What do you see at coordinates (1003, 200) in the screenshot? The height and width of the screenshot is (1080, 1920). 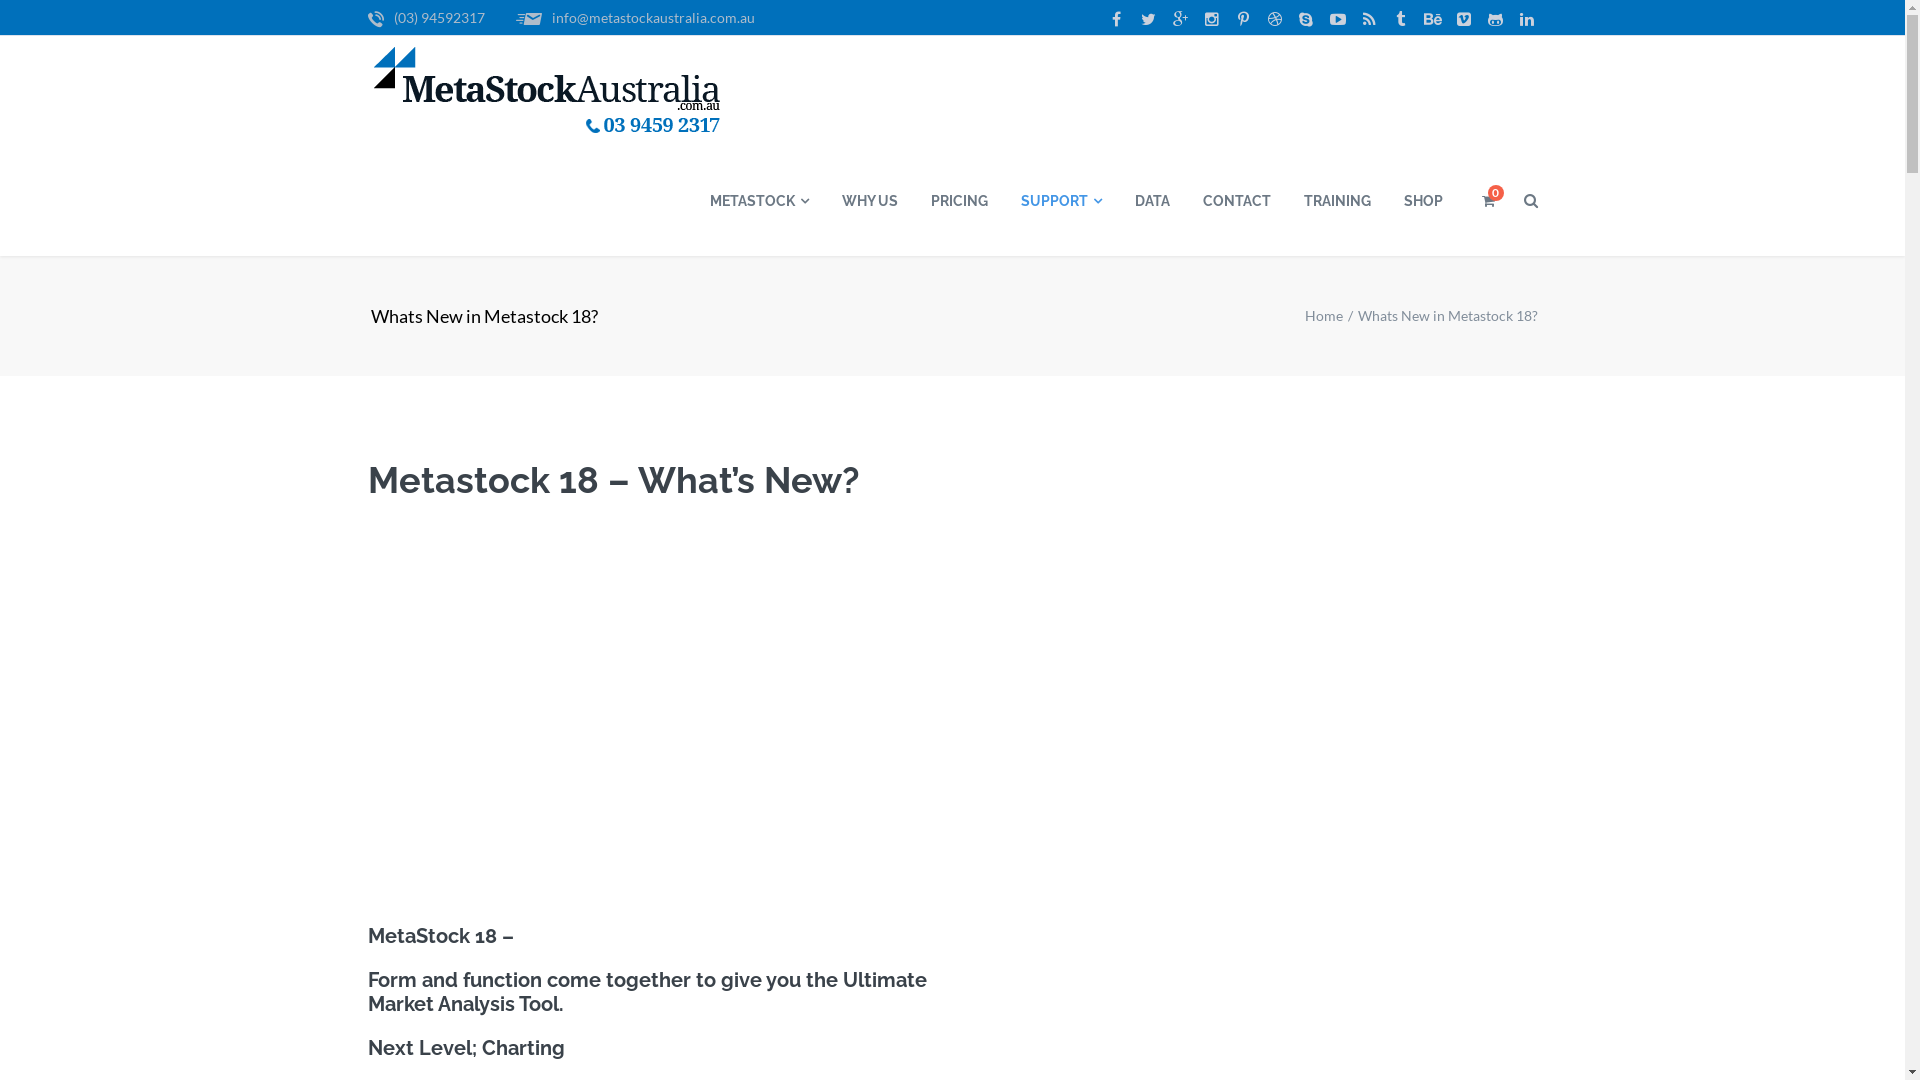 I see `'SUPPORT'` at bounding box center [1003, 200].